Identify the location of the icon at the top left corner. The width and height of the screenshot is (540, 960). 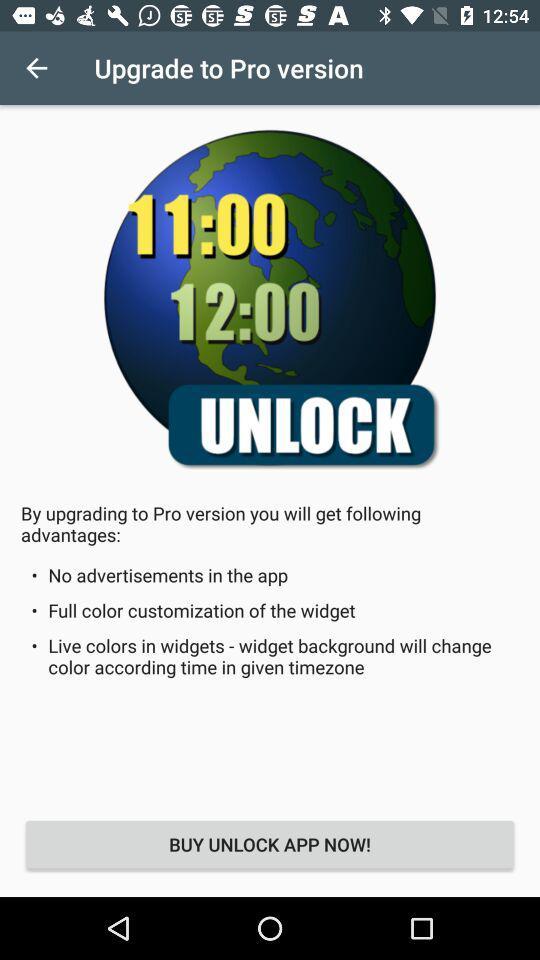
(36, 68).